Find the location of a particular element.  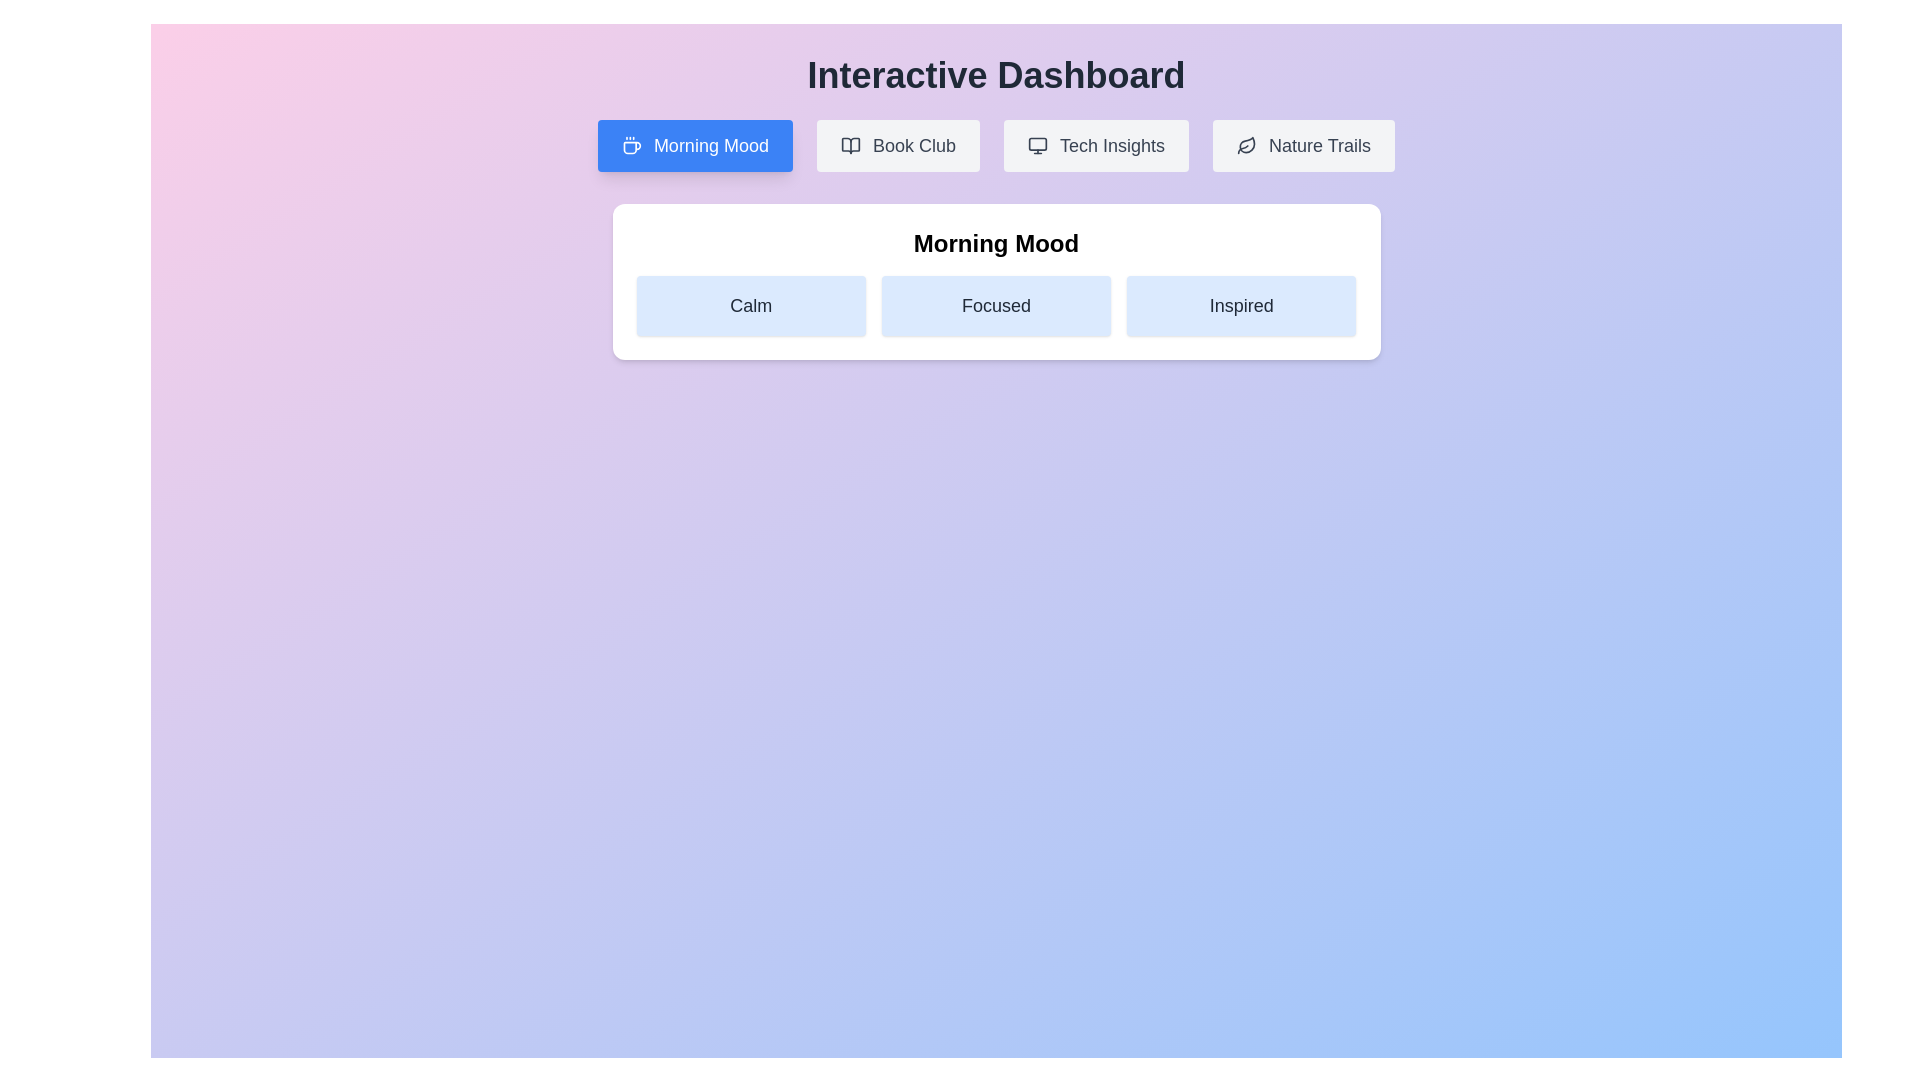

the 'Book Club' button is located at coordinates (897, 145).